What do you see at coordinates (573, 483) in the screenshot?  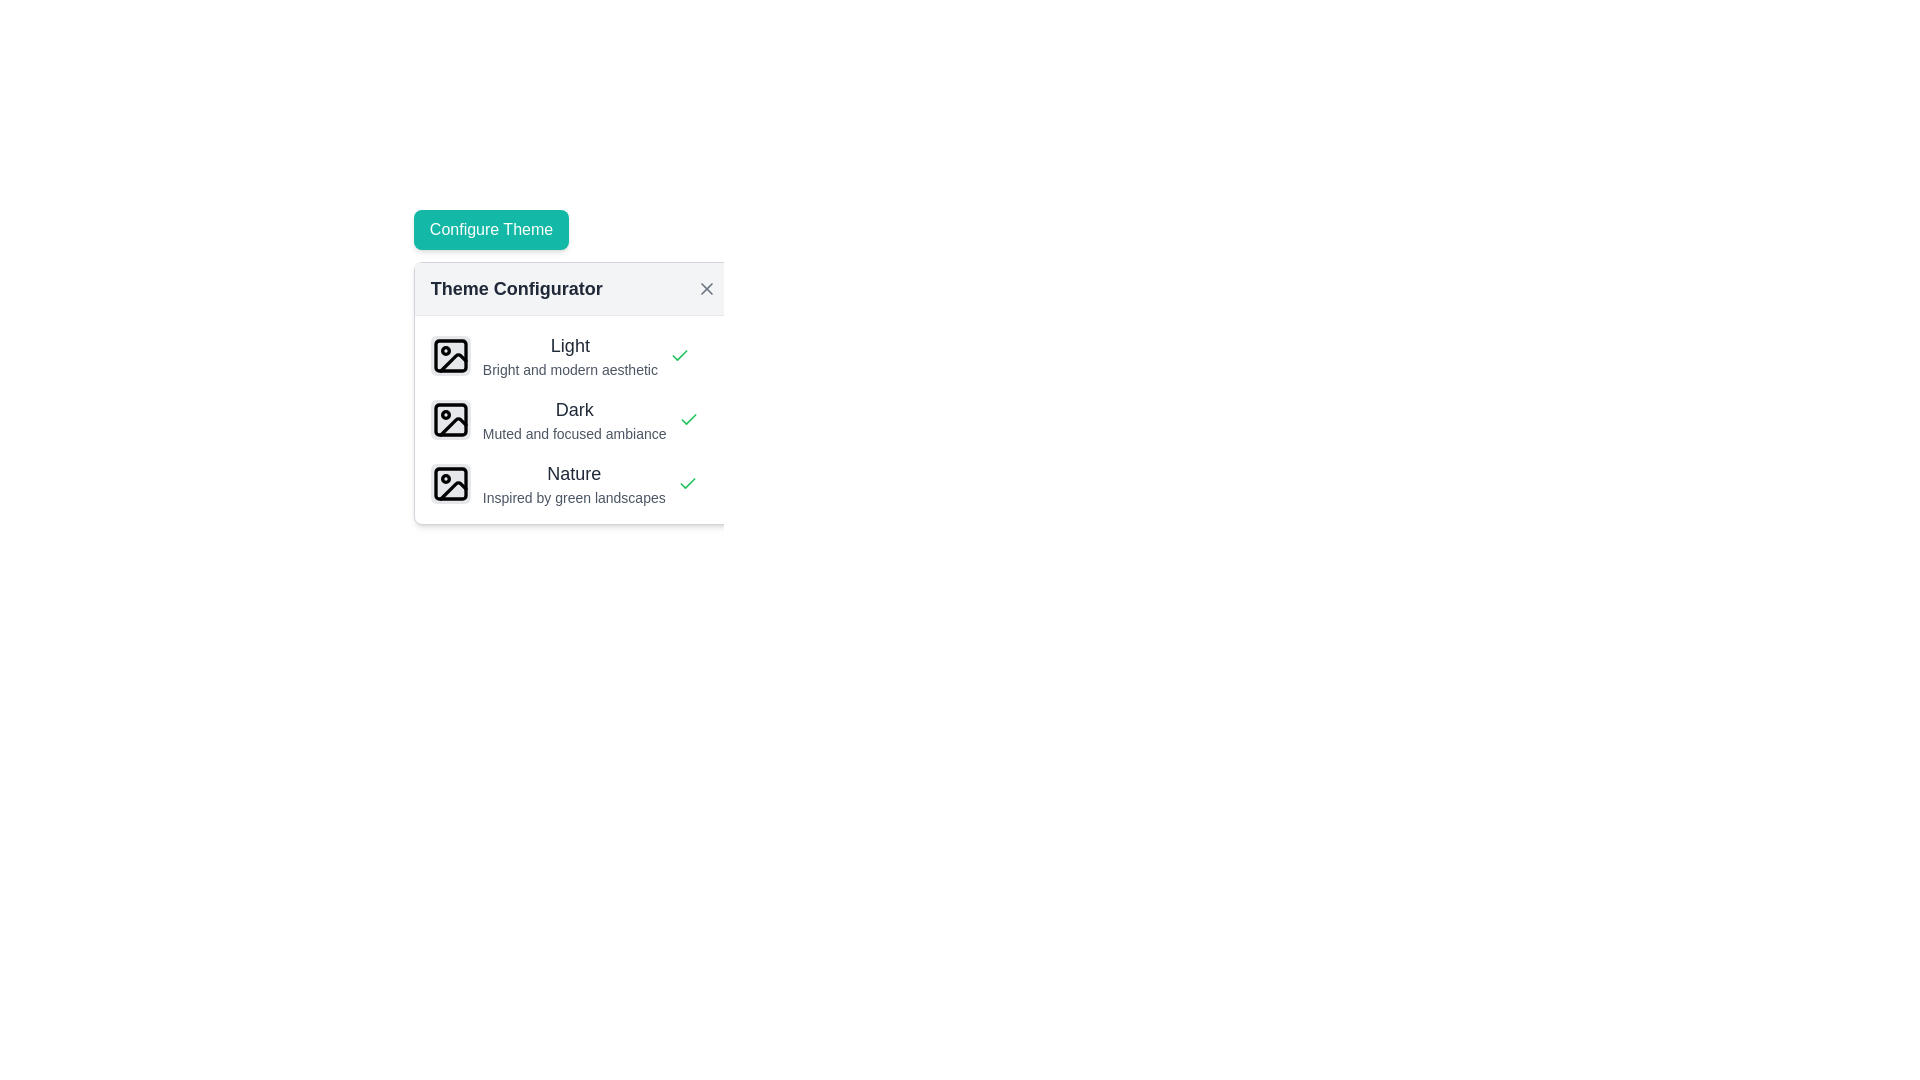 I see `the Text block titled 'Nature' with subtitle 'Inspired by green landscapes' in the Theme Configurator` at bounding box center [573, 483].